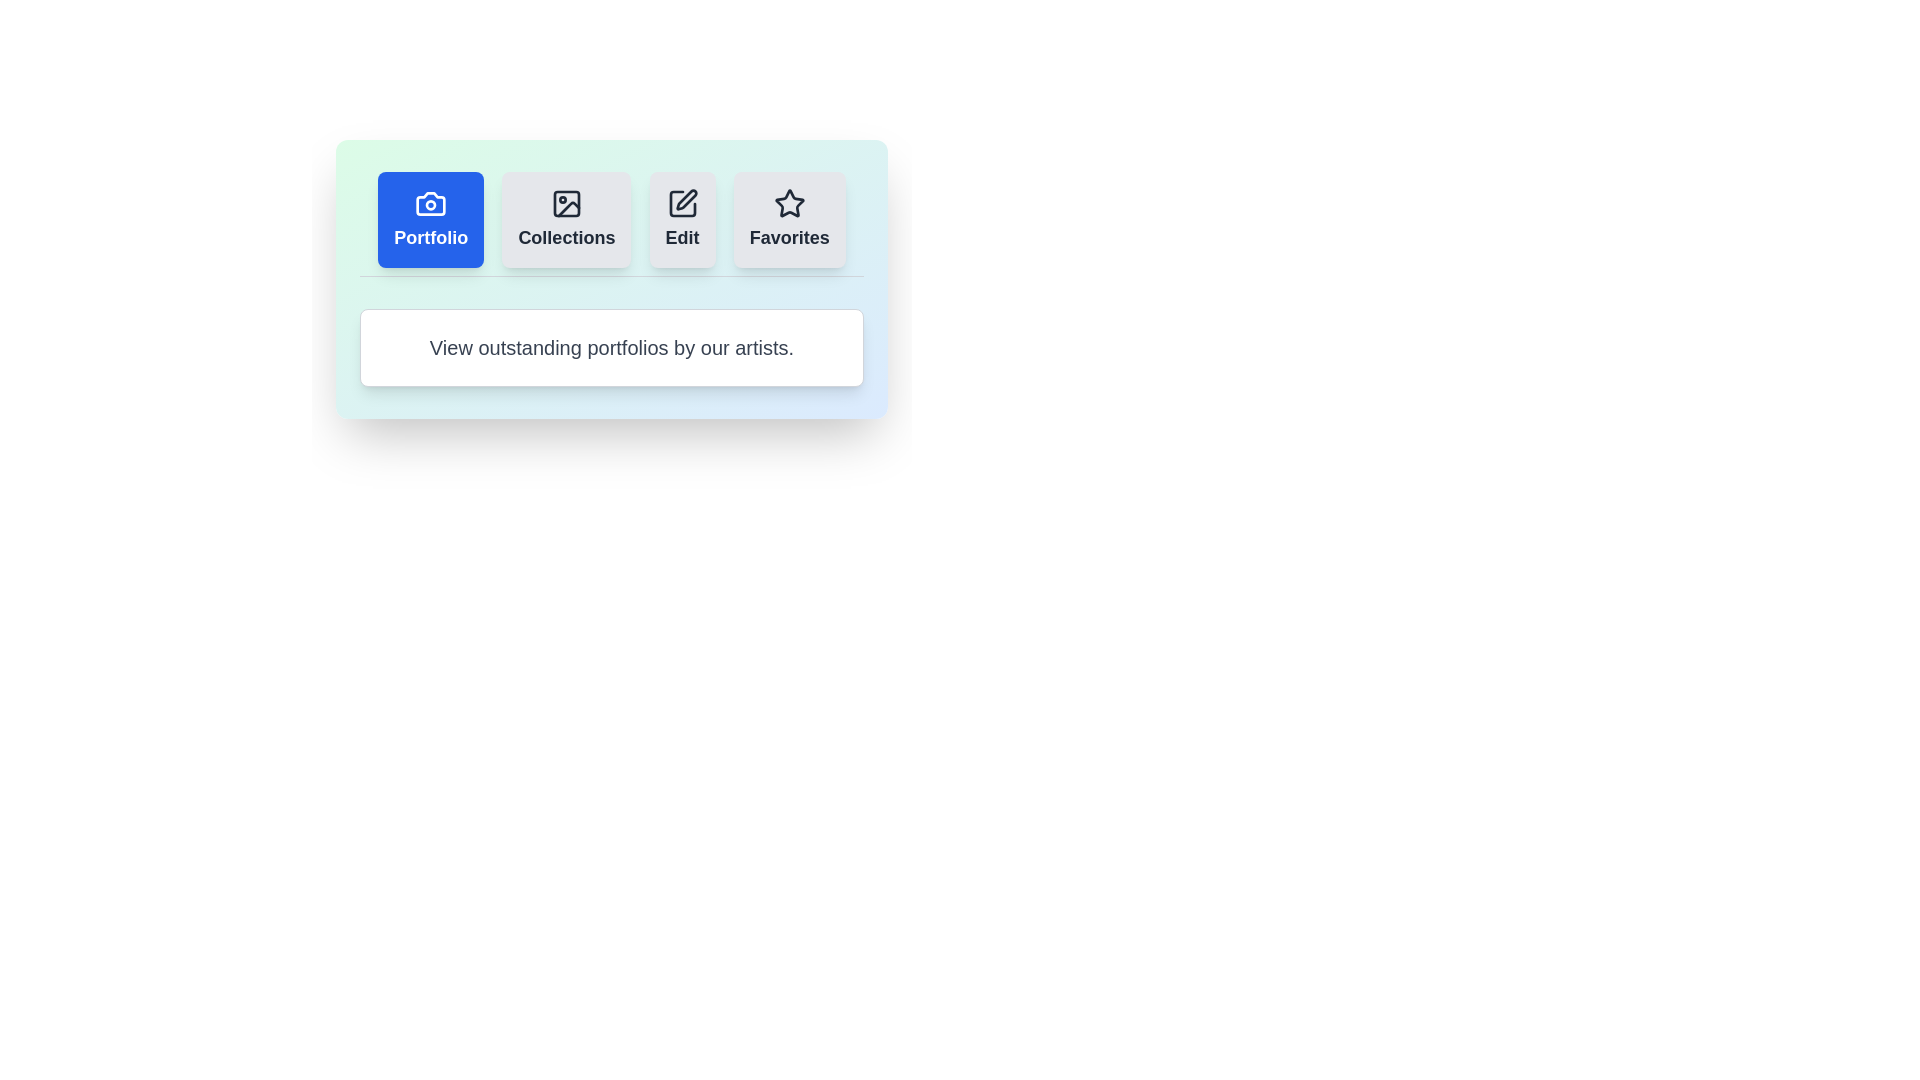 The height and width of the screenshot is (1080, 1920). I want to click on the tab labeled Edit to observe its hover effect, so click(682, 219).